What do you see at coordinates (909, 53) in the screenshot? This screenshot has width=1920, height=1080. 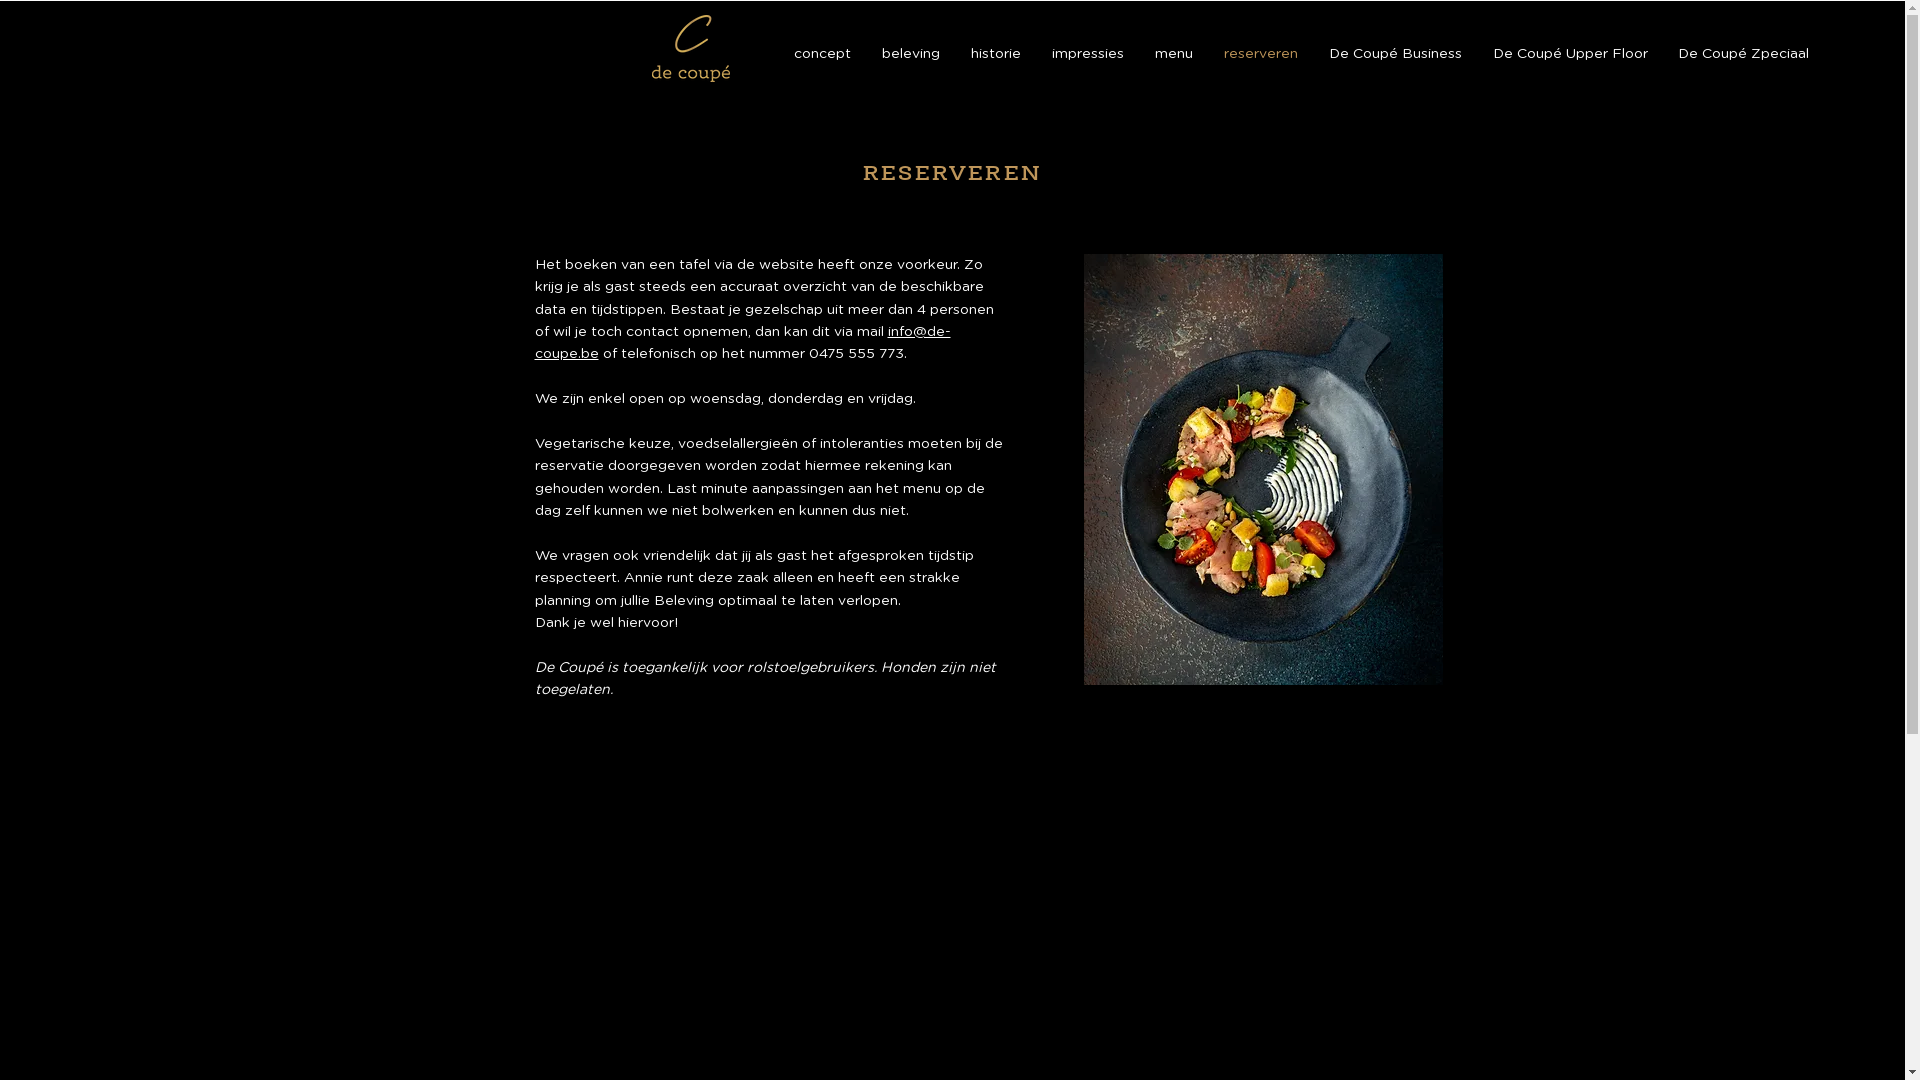 I see `'beleving'` at bounding box center [909, 53].